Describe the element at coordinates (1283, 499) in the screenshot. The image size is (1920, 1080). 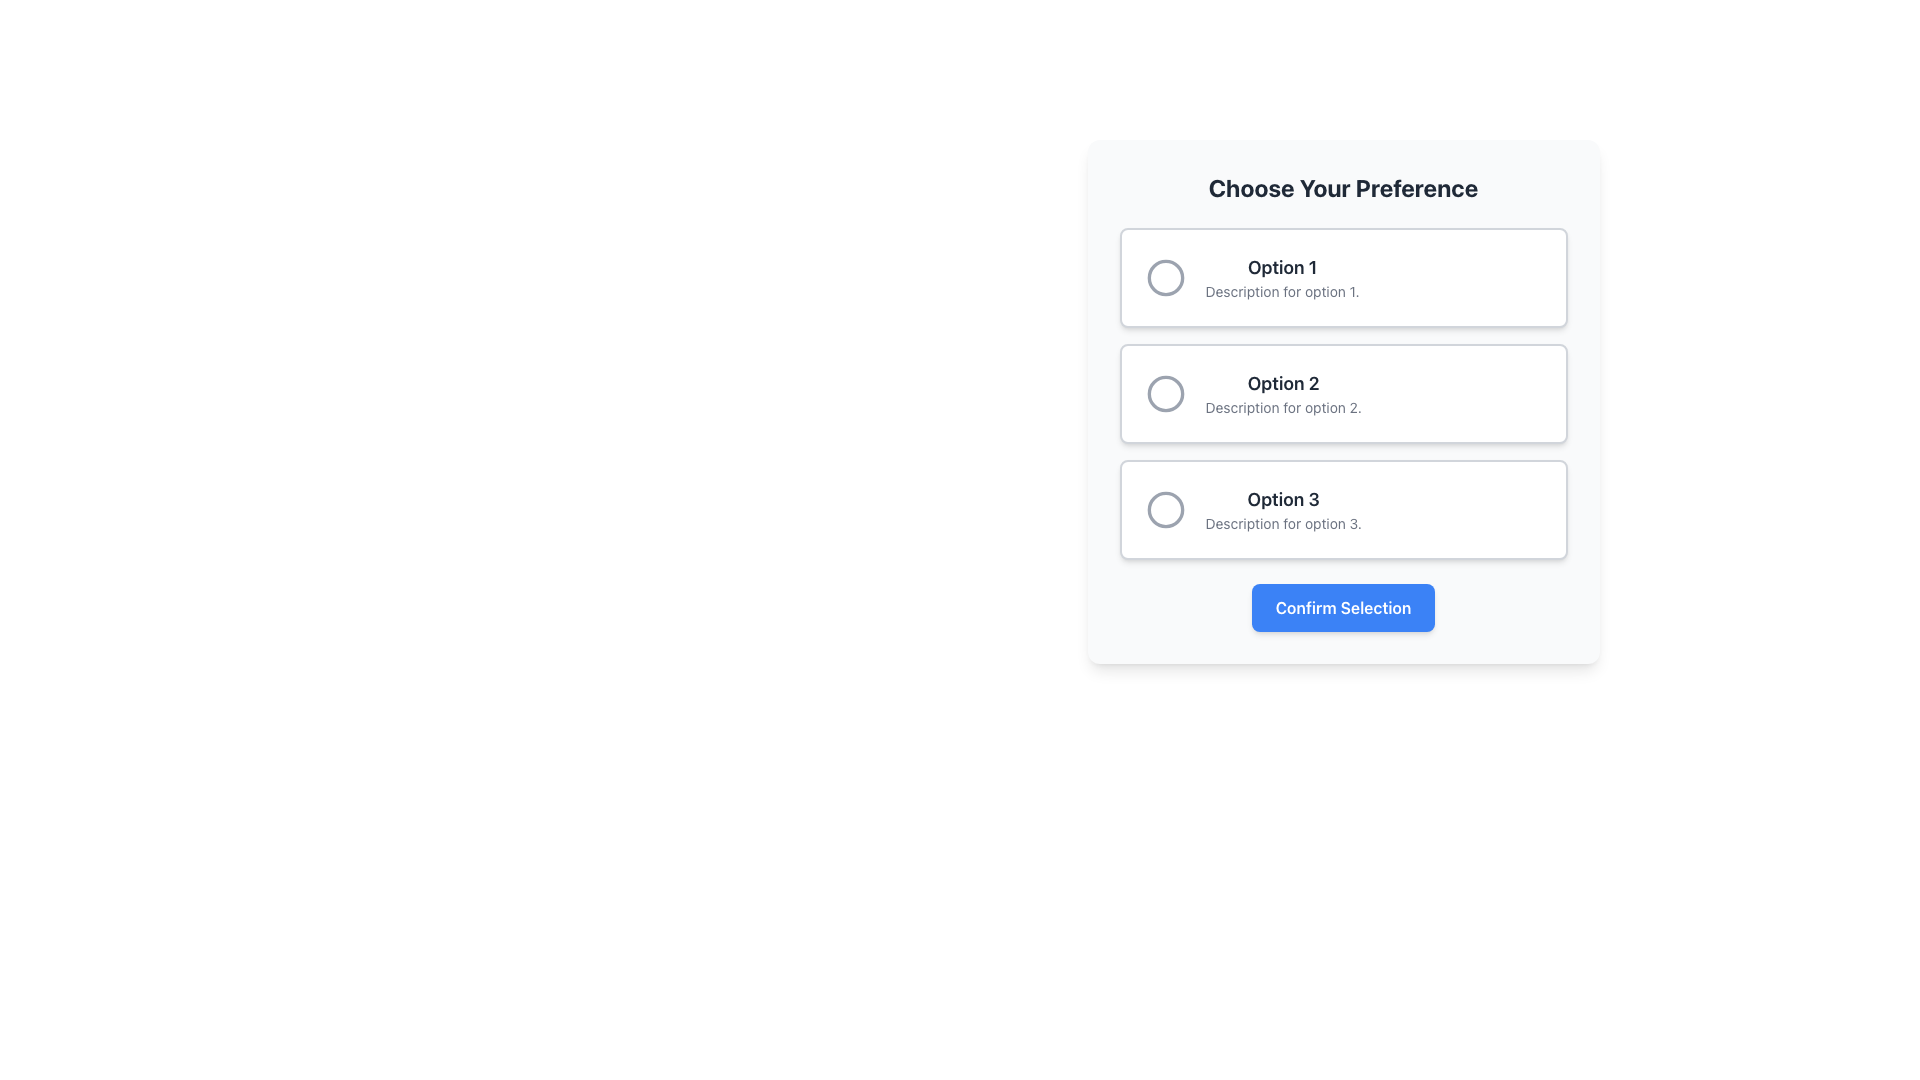
I see `the bolded text header labeled 'Option 3' which is styled in dark gray and located within the third selectable option card in the vertical list` at that location.